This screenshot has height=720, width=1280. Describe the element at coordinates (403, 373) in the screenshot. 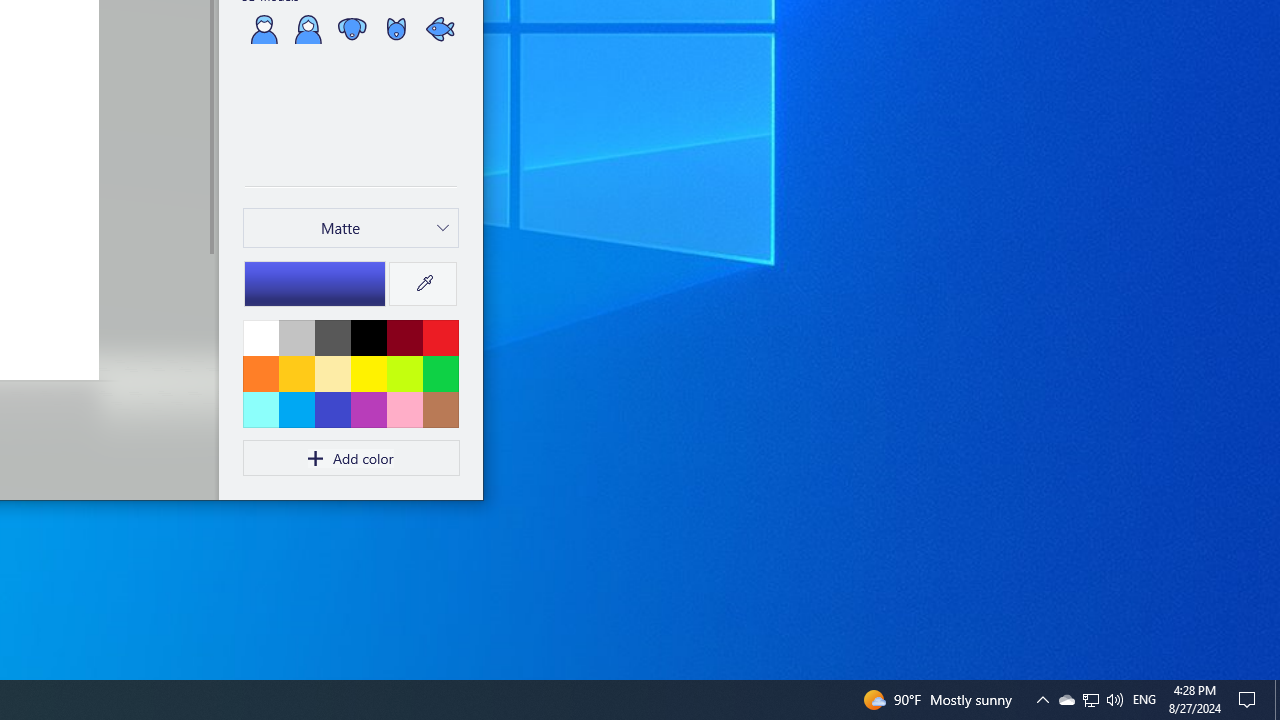

I see `'Lime'` at that location.